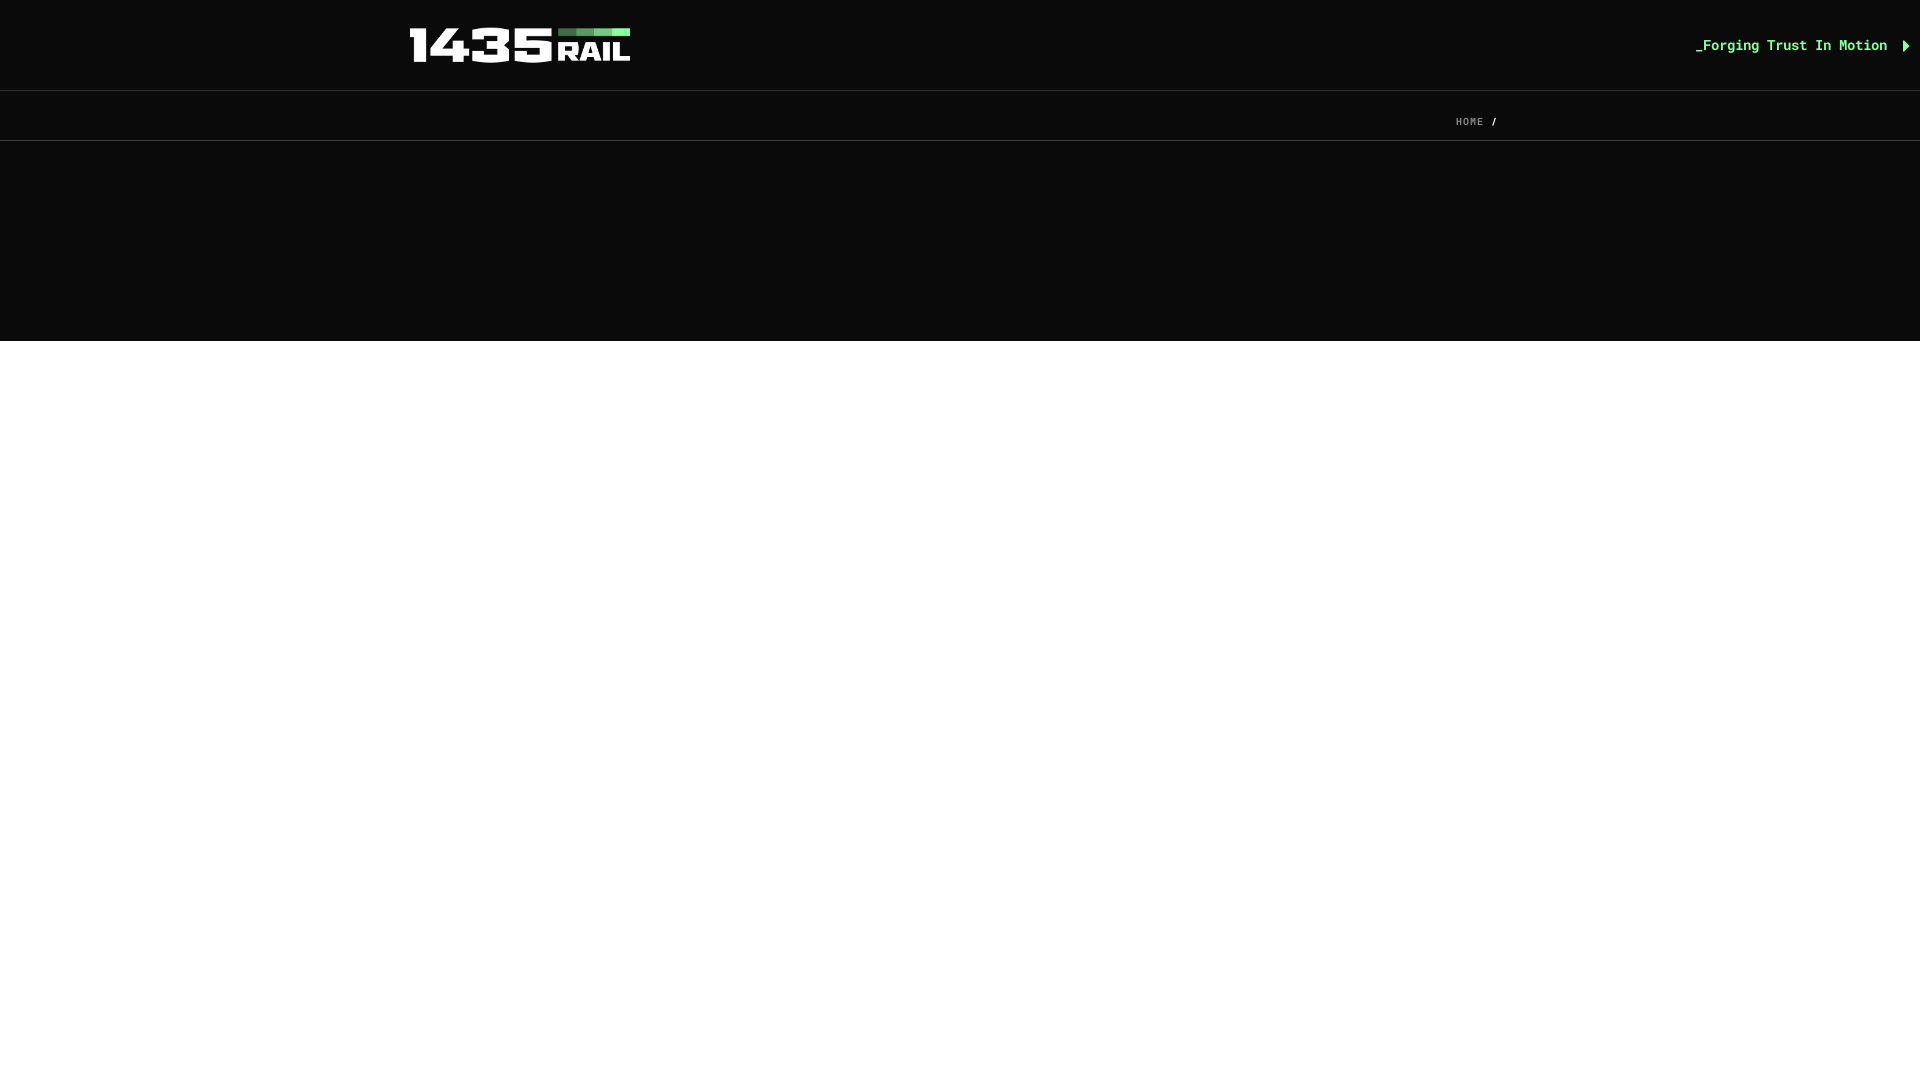  What do you see at coordinates (519, 45) in the screenshot?
I see `'Forging Trust In Motion'` at bounding box center [519, 45].